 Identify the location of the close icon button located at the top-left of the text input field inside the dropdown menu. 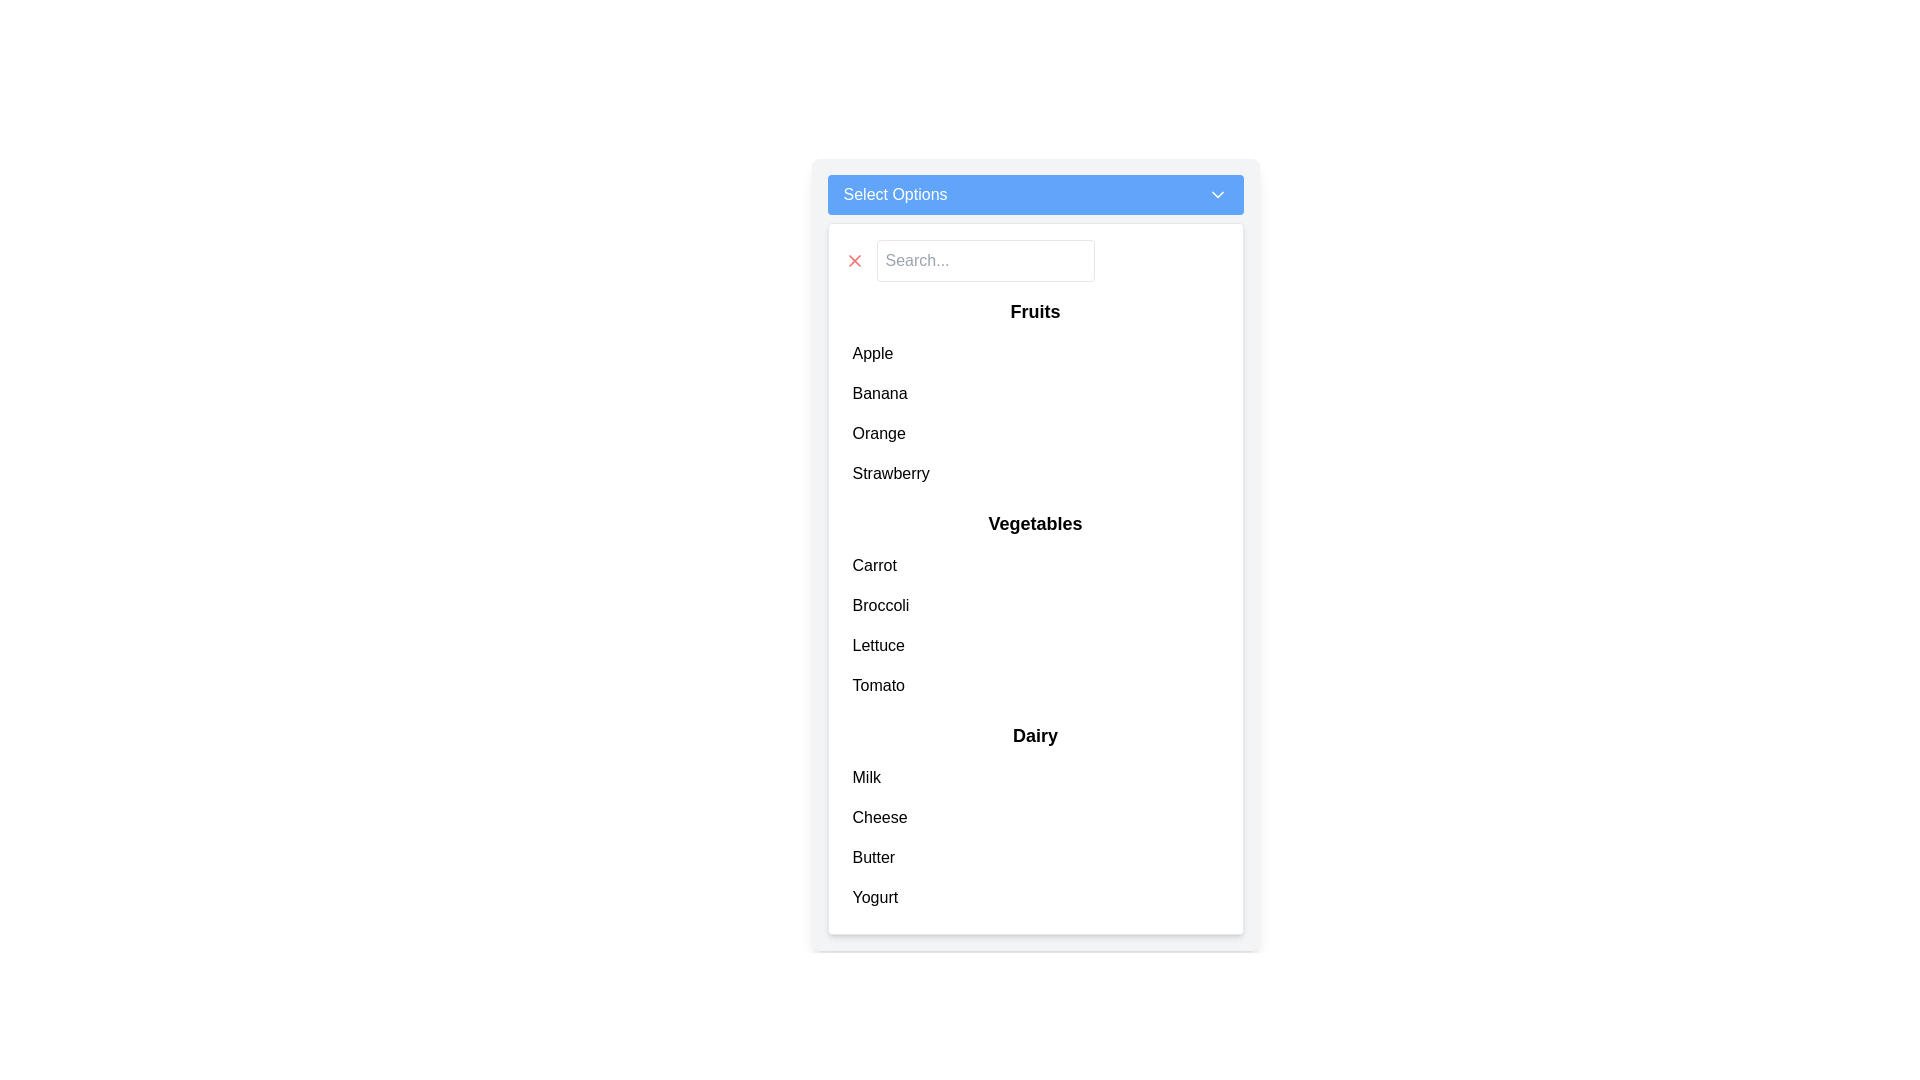
(854, 260).